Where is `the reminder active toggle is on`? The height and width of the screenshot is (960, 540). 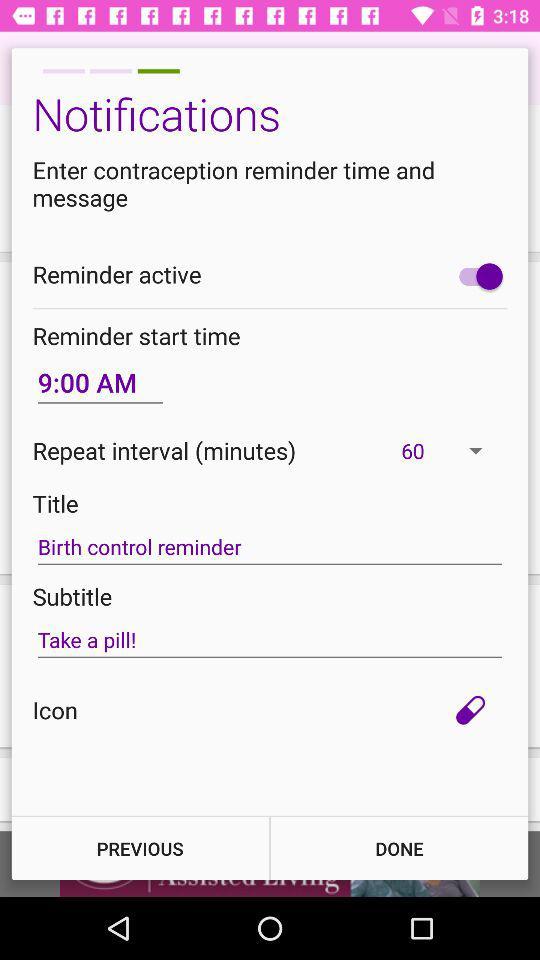
the reminder active toggle is on is located at coordinates (475, 275).